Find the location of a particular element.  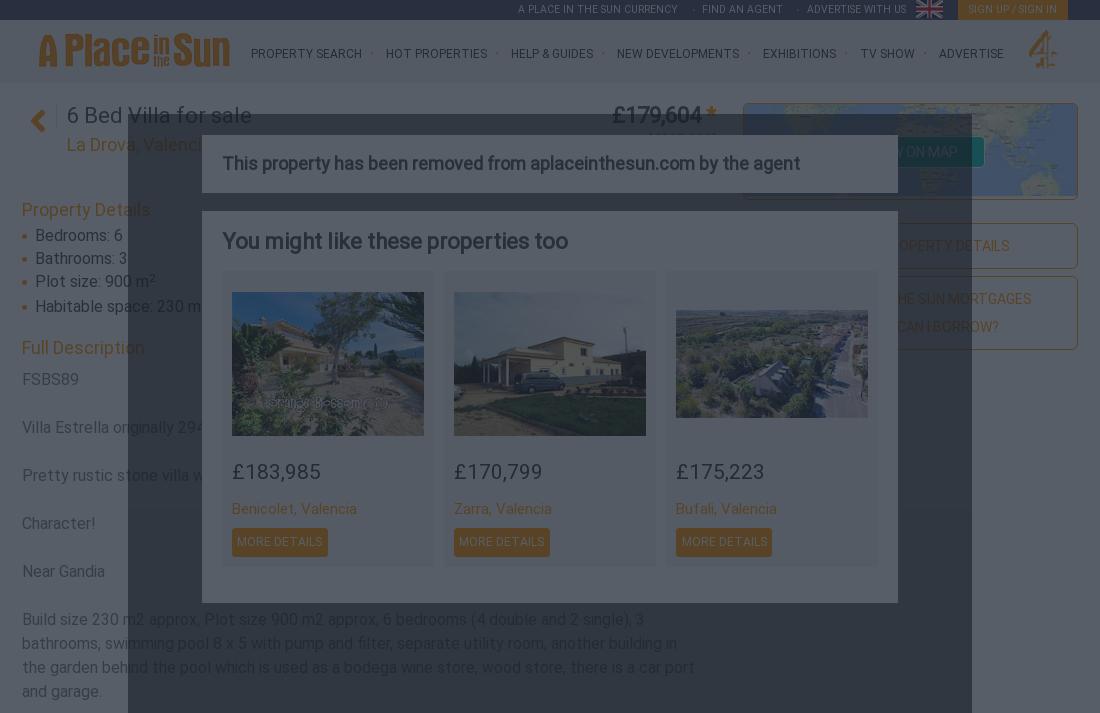

'Help & Guides' is located at coordinates (550, 53).